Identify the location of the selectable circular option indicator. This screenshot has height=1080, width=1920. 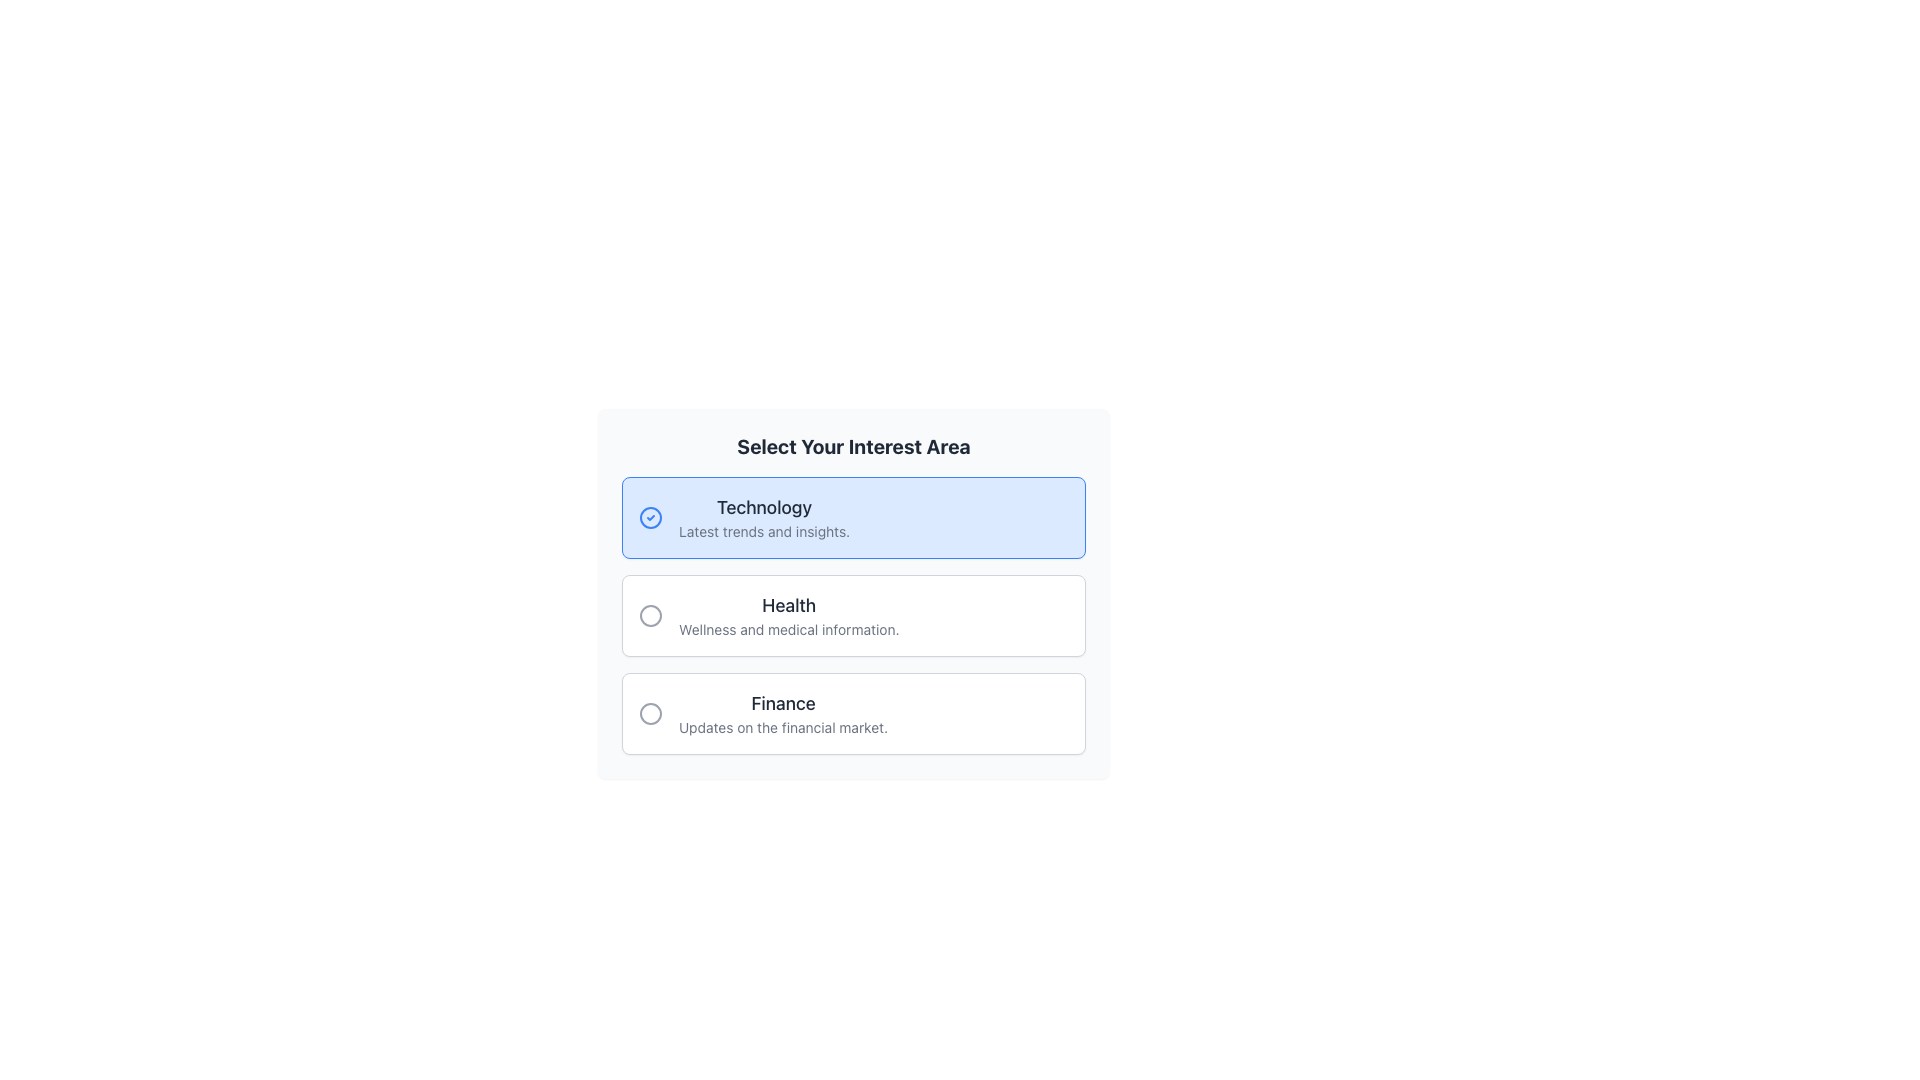
(651, 615).